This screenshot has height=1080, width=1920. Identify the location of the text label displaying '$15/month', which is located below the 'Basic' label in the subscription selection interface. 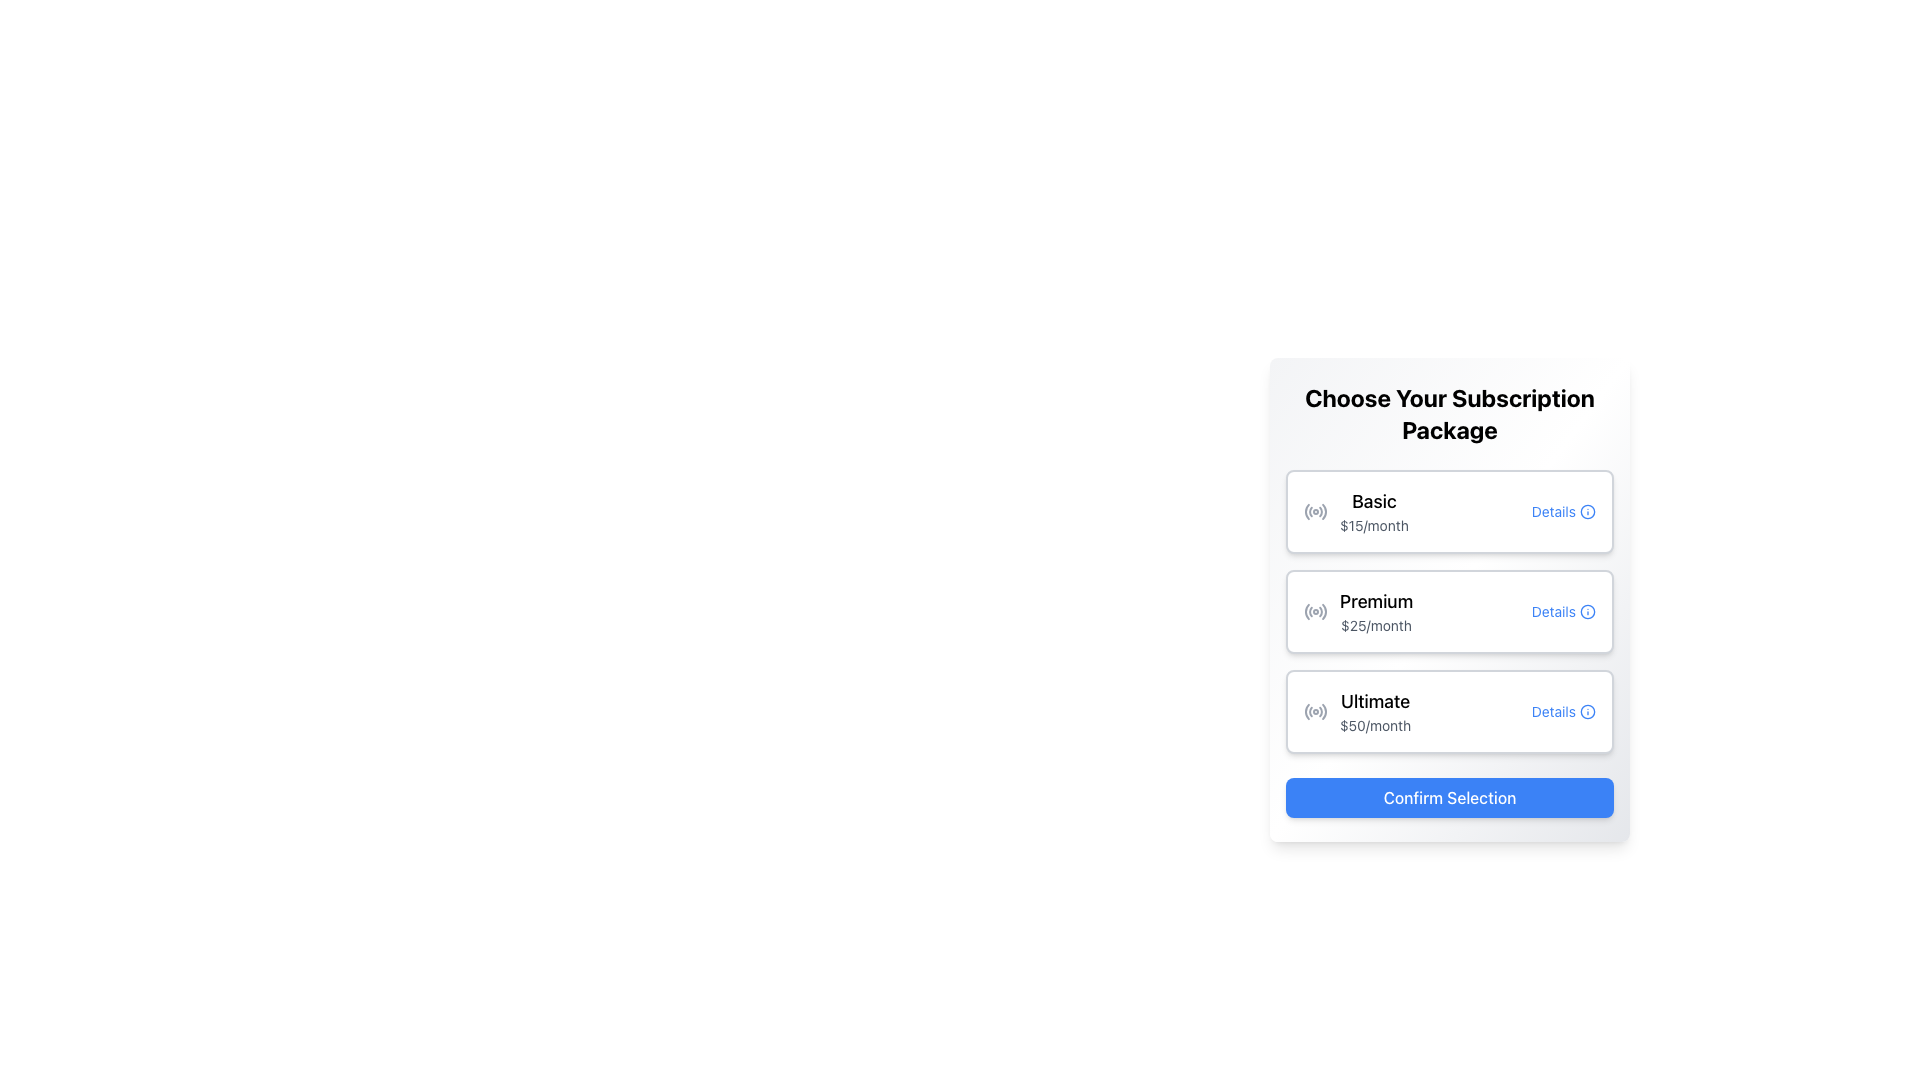
(1373, 524).